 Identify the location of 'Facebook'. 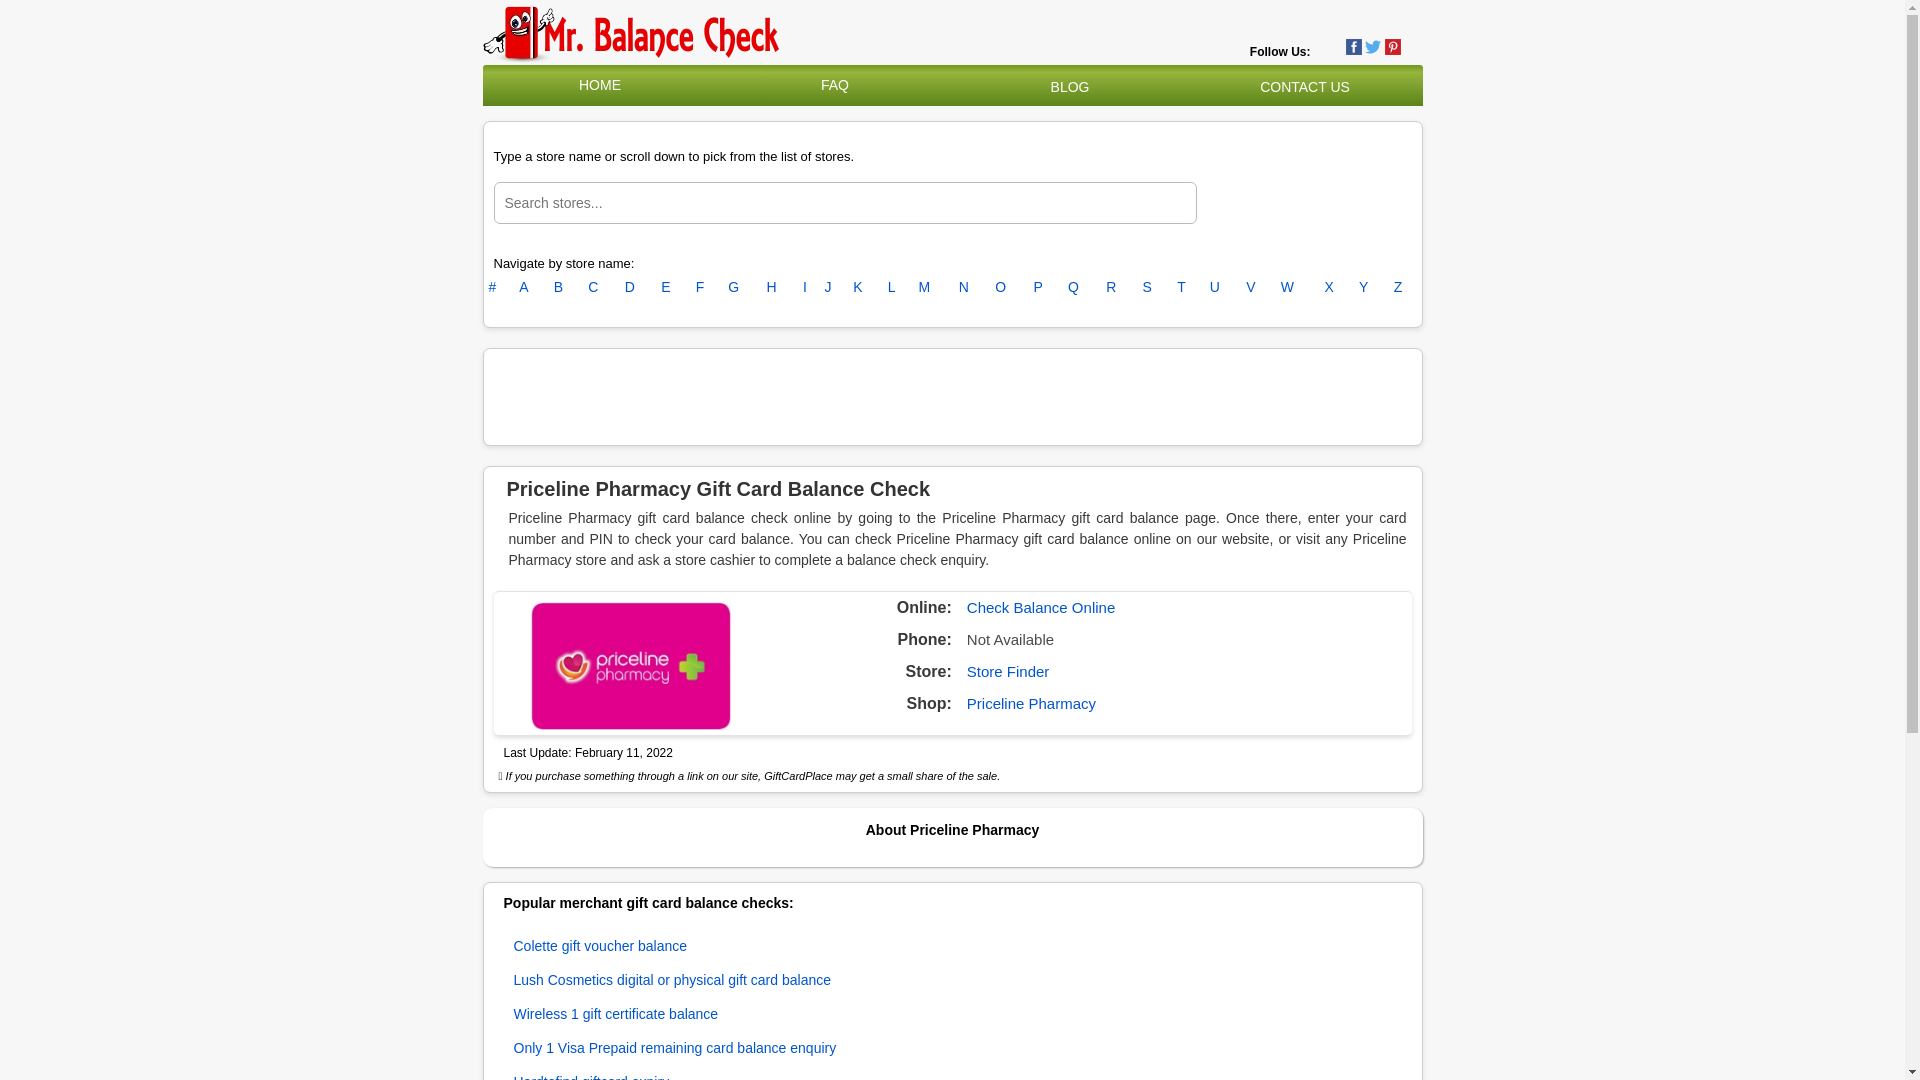
(1345, 45).